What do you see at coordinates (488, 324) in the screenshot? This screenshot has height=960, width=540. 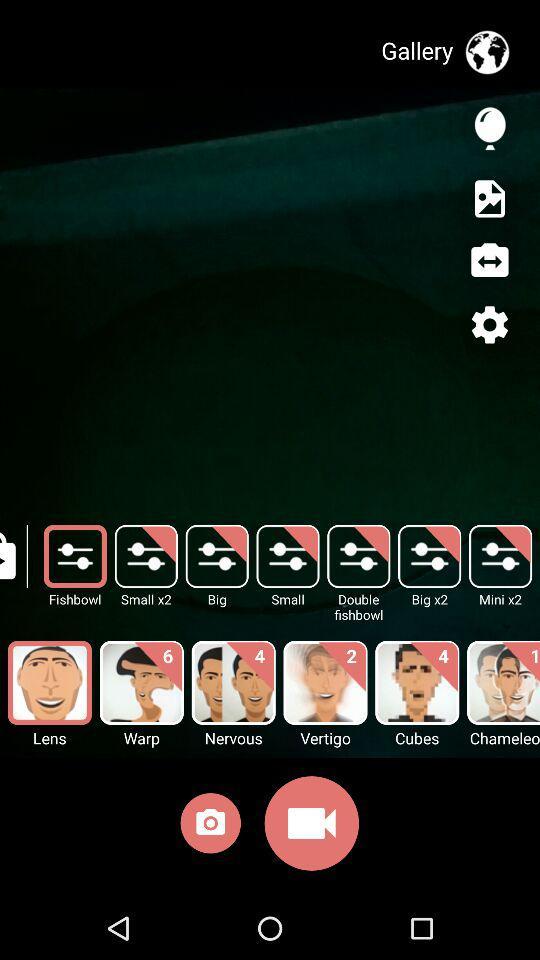 I see `the settings icon` at bounding box center [488, 324].